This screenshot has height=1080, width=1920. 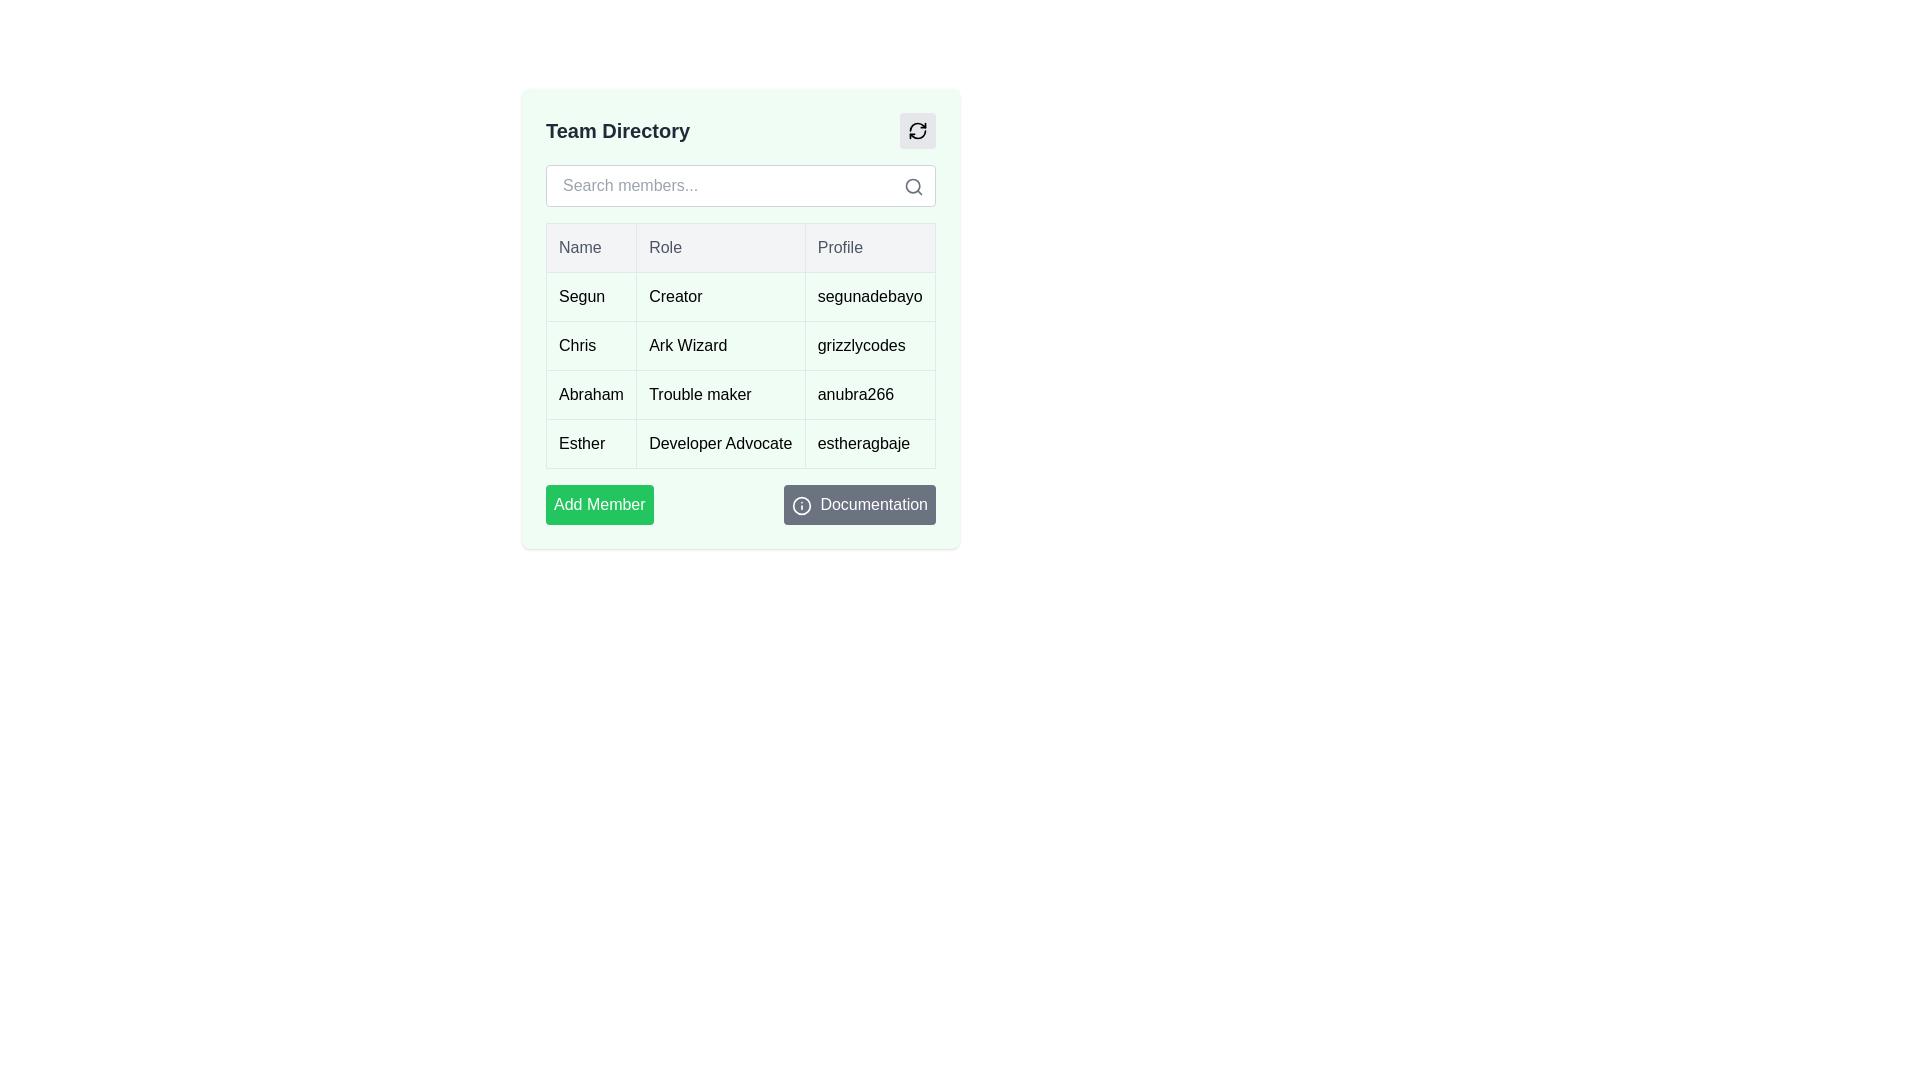 What do you see at coordinates (916, 131) in the screenshot?
I see `the reload icon located in the top right corner of the 'Team Directory' card` at bounding box center [916, 131].